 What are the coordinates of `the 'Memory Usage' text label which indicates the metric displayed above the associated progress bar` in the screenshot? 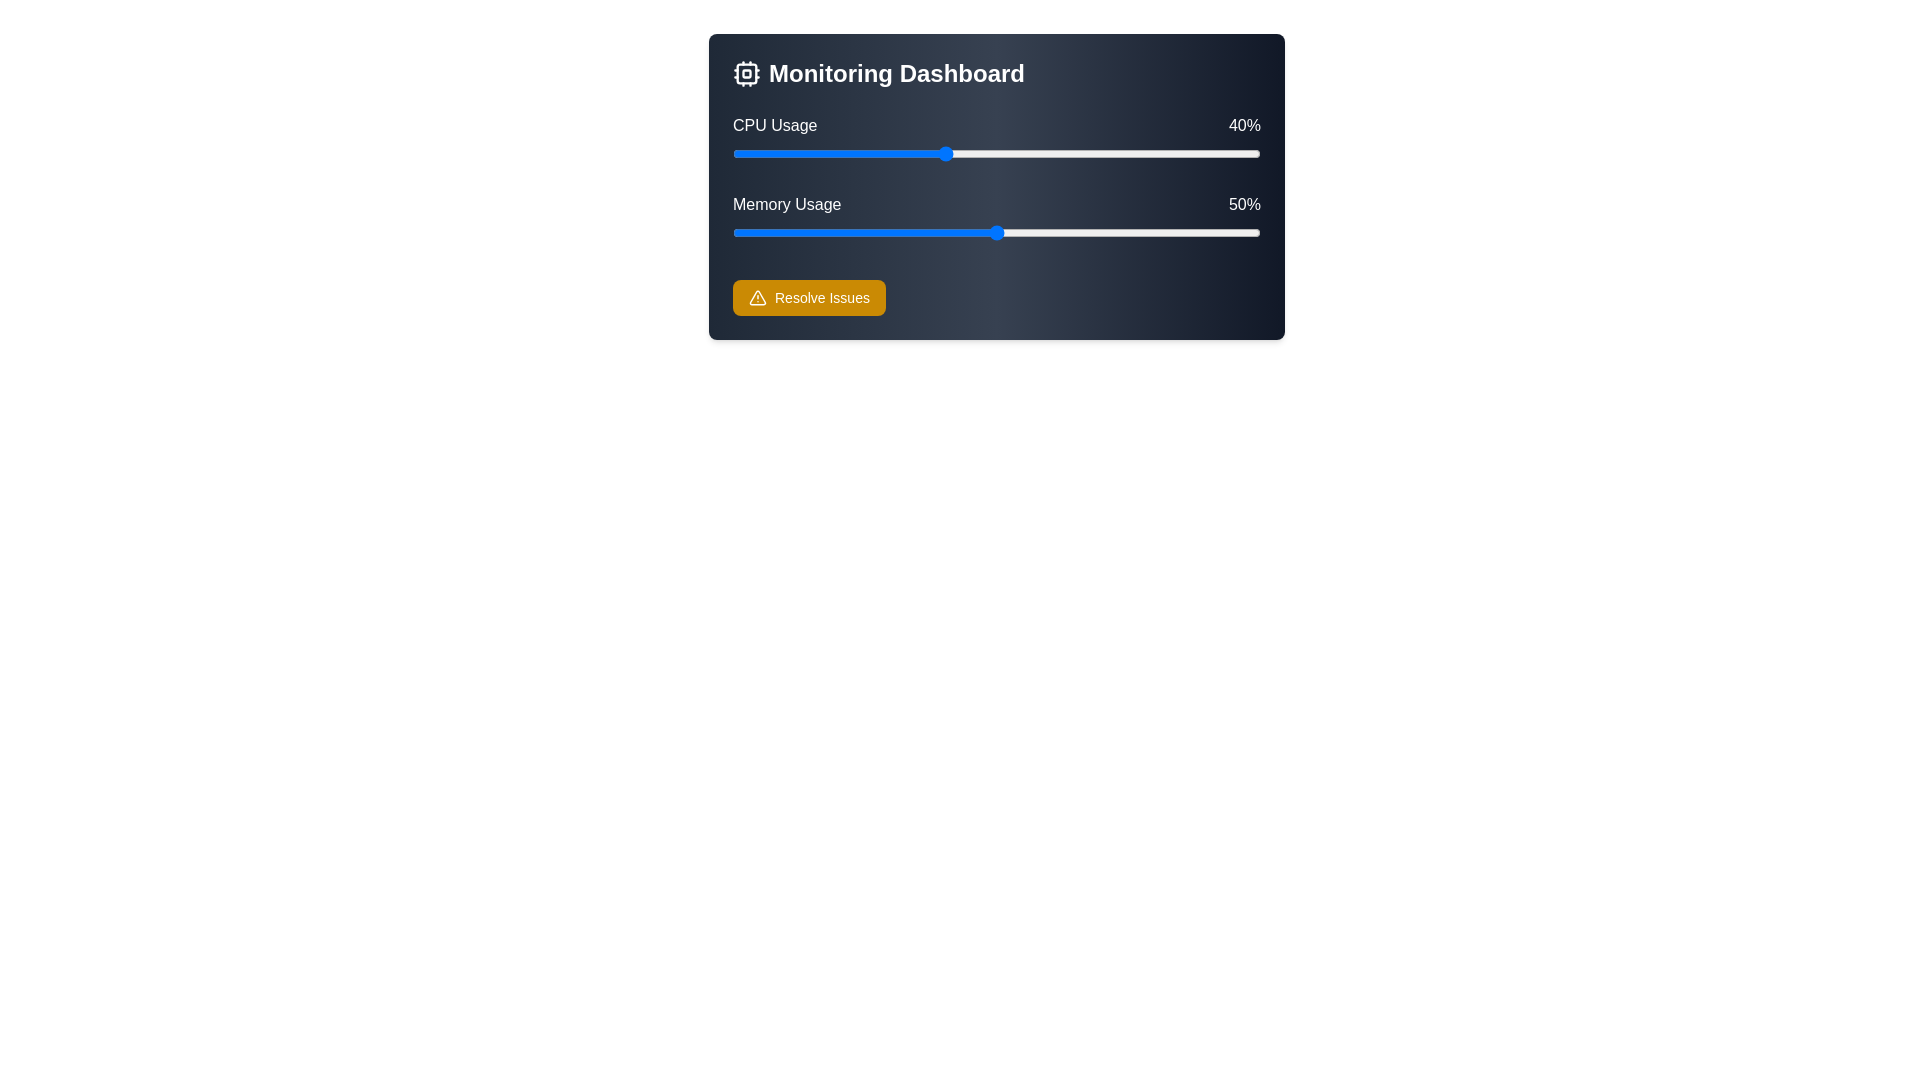 It's located at (786, 204).